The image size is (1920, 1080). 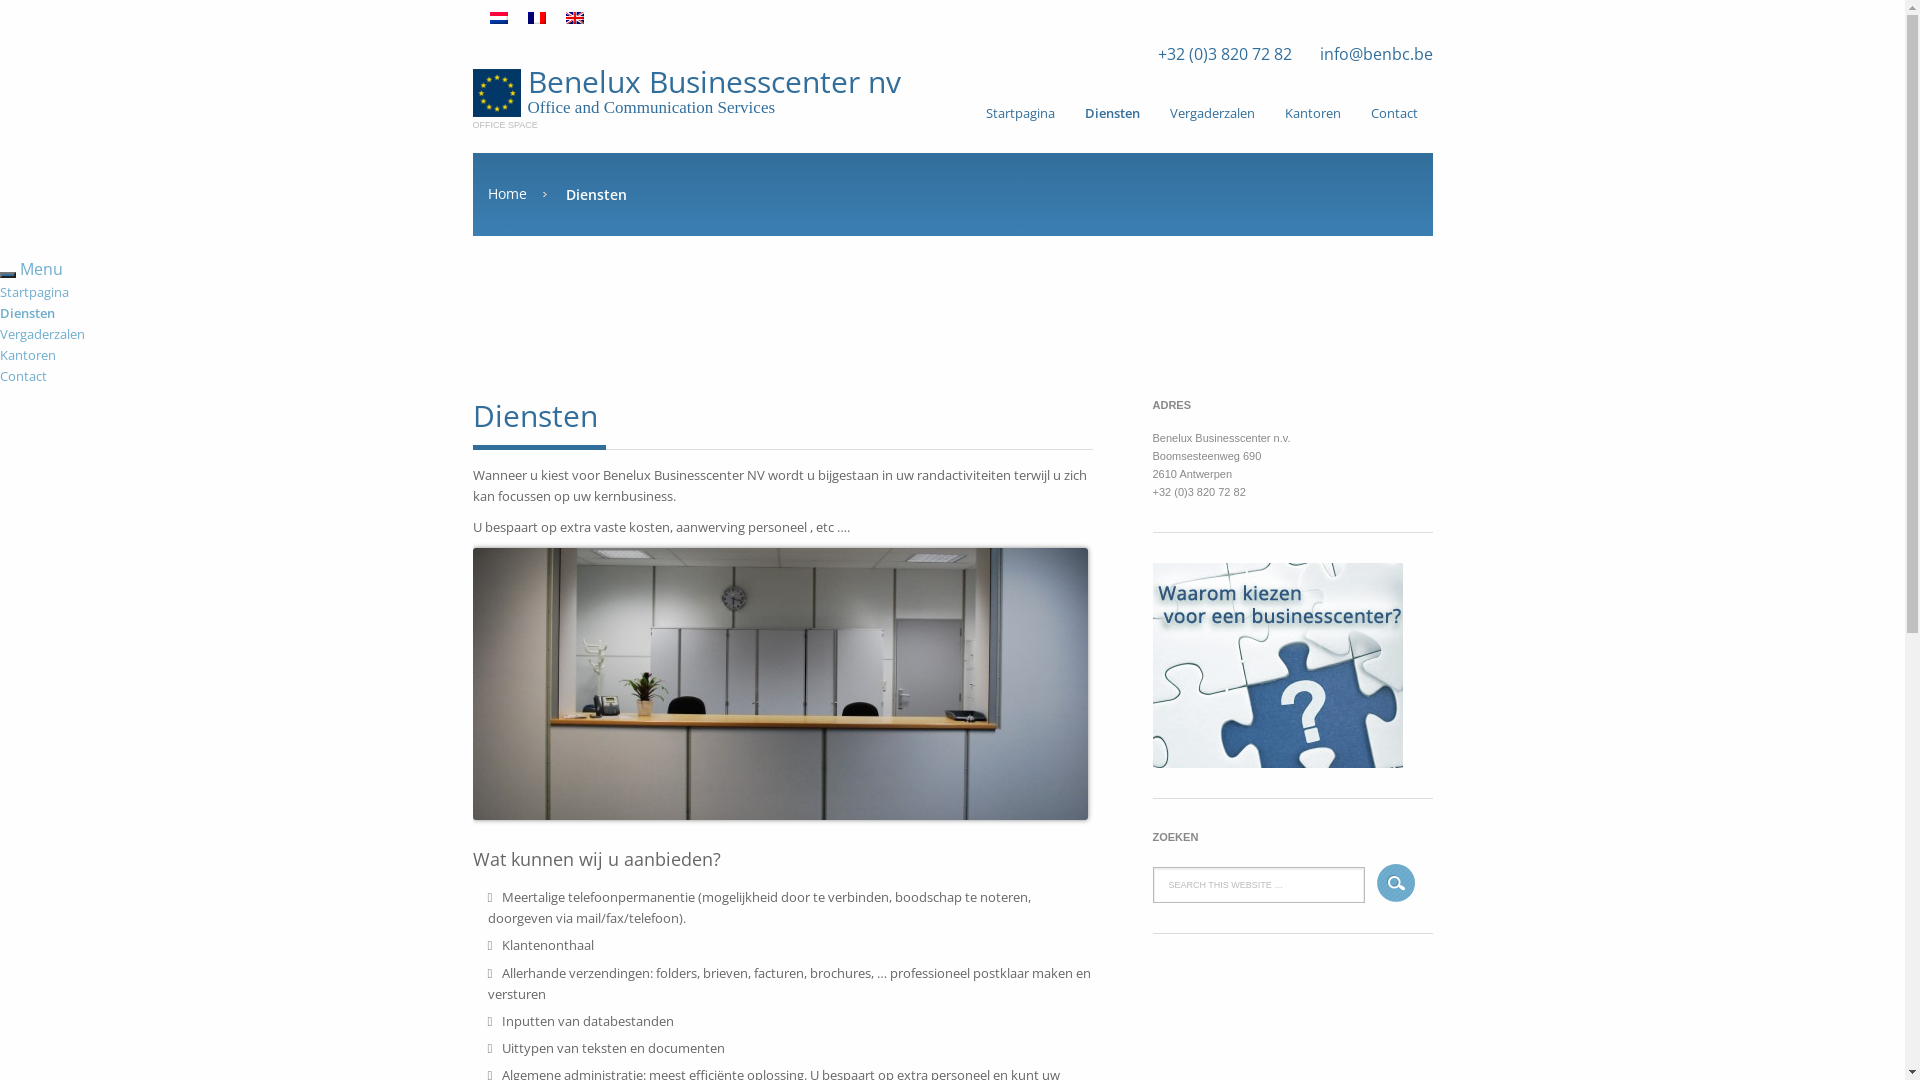 What do you see at coordinates (28, 353) in the screenshot?
I see `'Kantoren'` at bounding box center [28, 353].